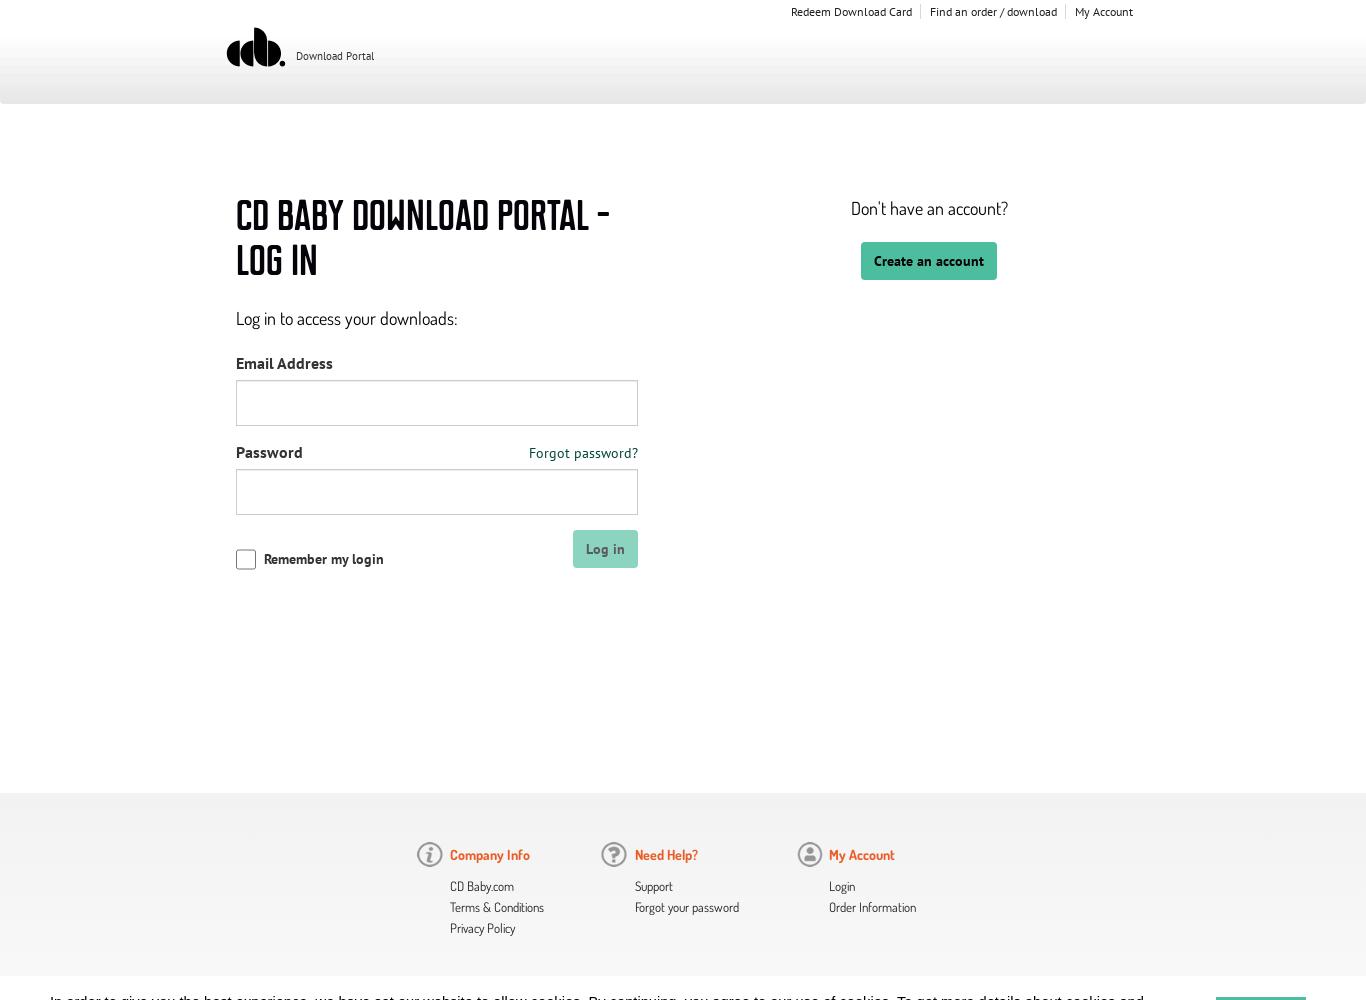  Describe the element at coordinates (604, 548) in the screenshot. I see `'Log in'` at that location.